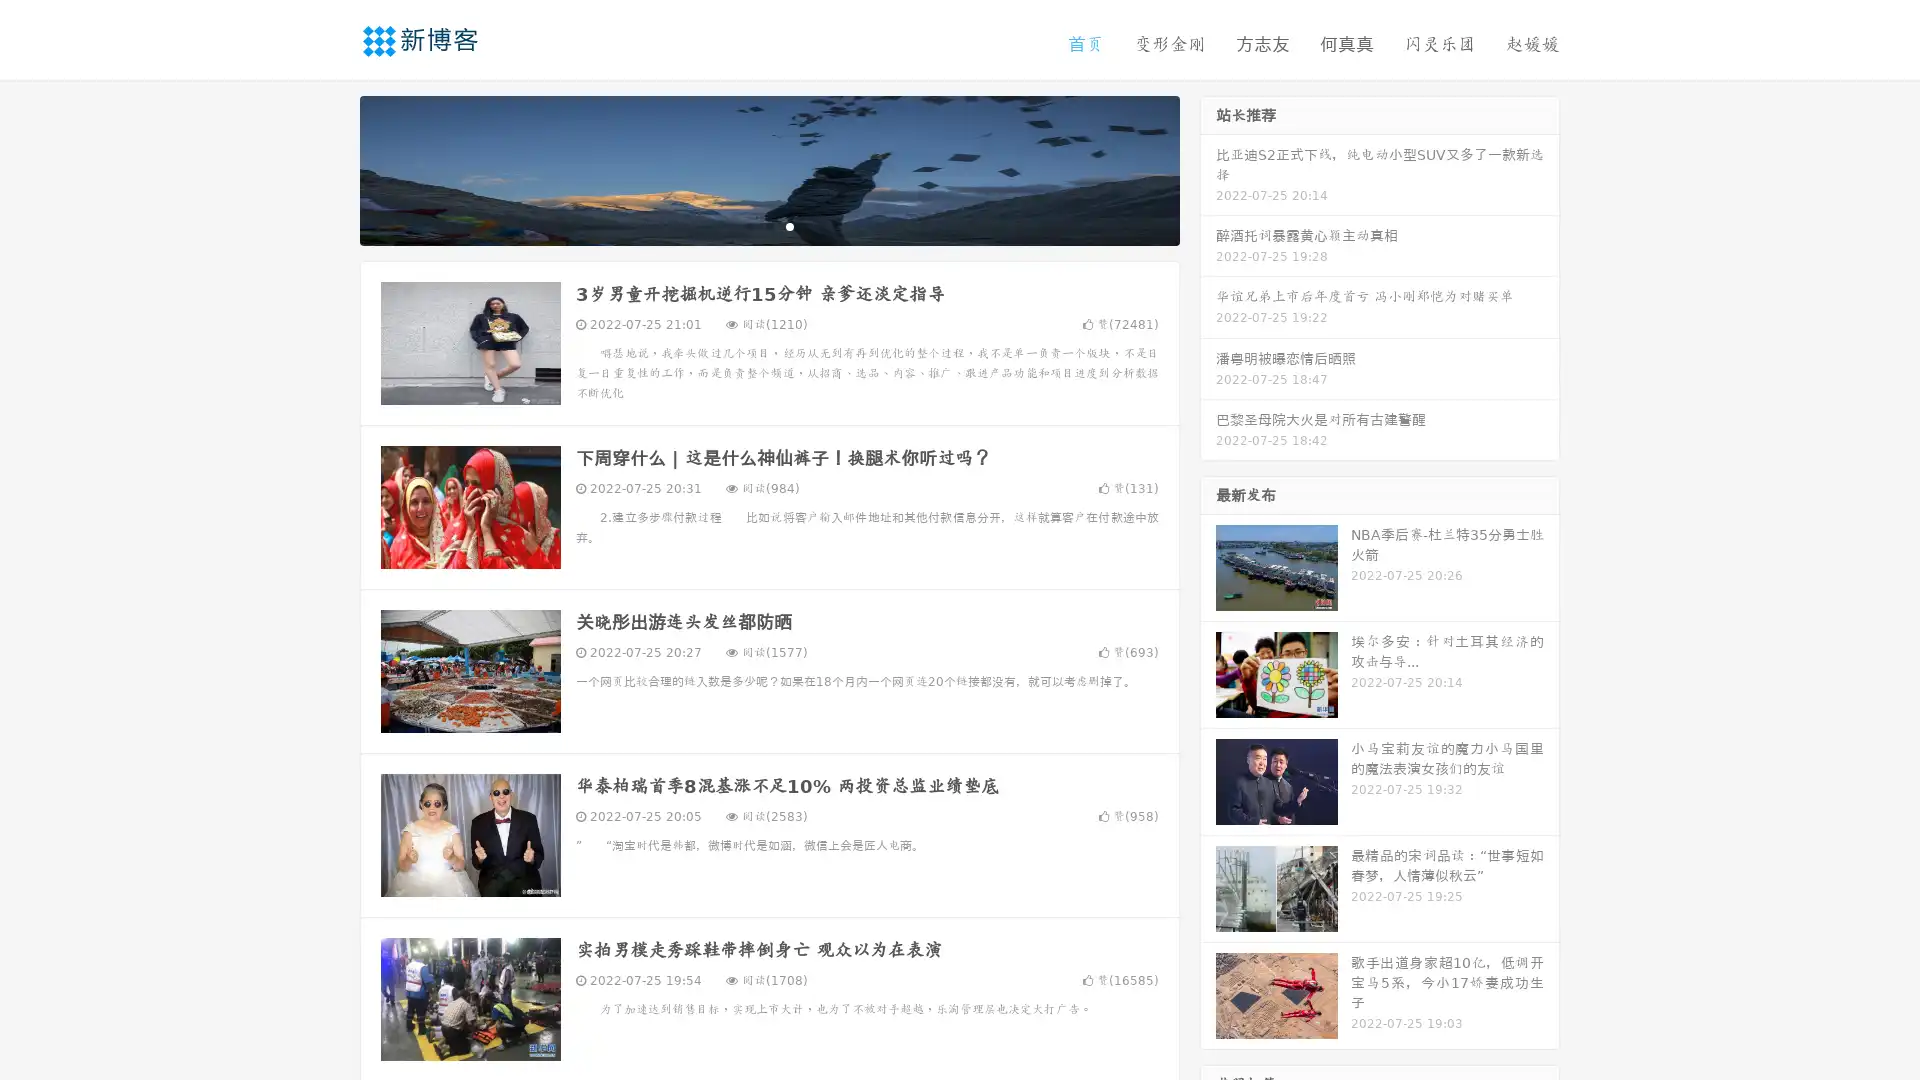  Describe the element at coordinates (330, 168) in the screenshot. I see `Previous slide` at that location.